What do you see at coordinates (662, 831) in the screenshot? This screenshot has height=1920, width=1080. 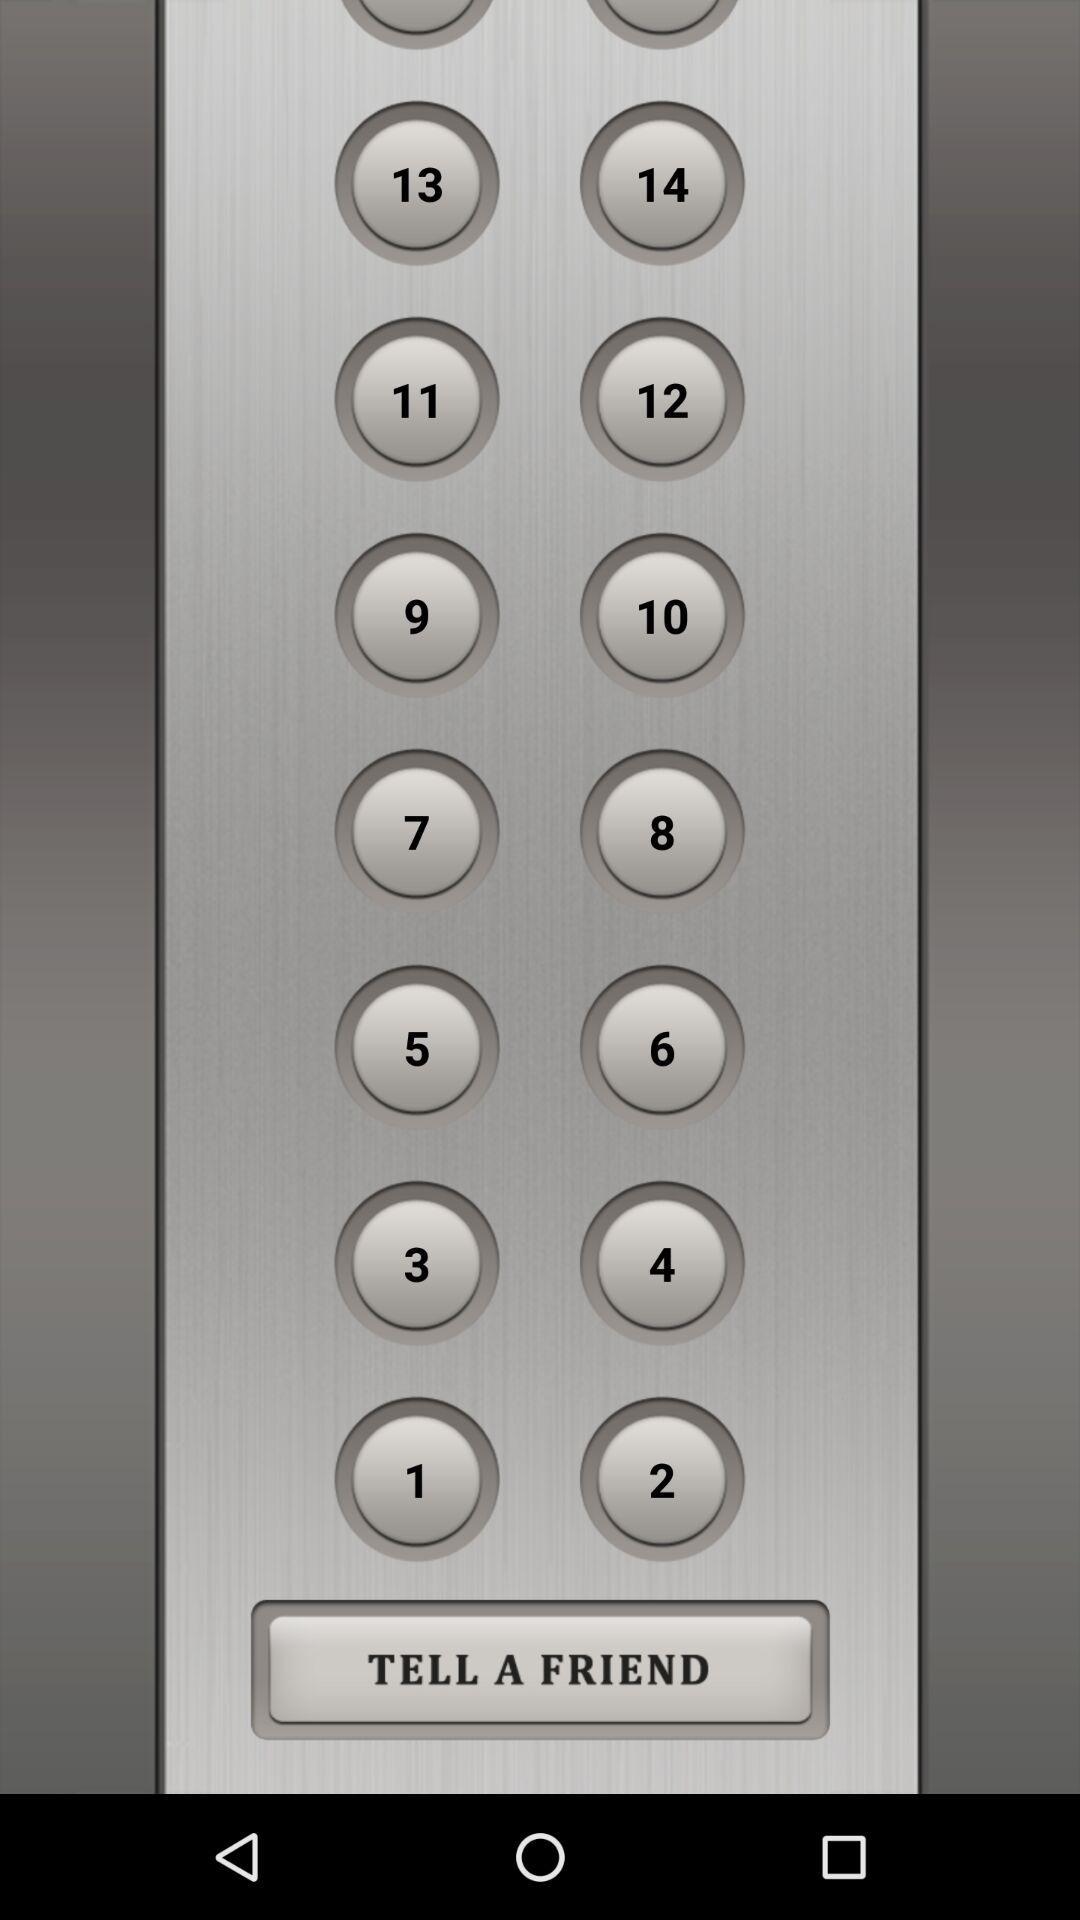 I see `the 8 item` at bounding box center [662, 831].